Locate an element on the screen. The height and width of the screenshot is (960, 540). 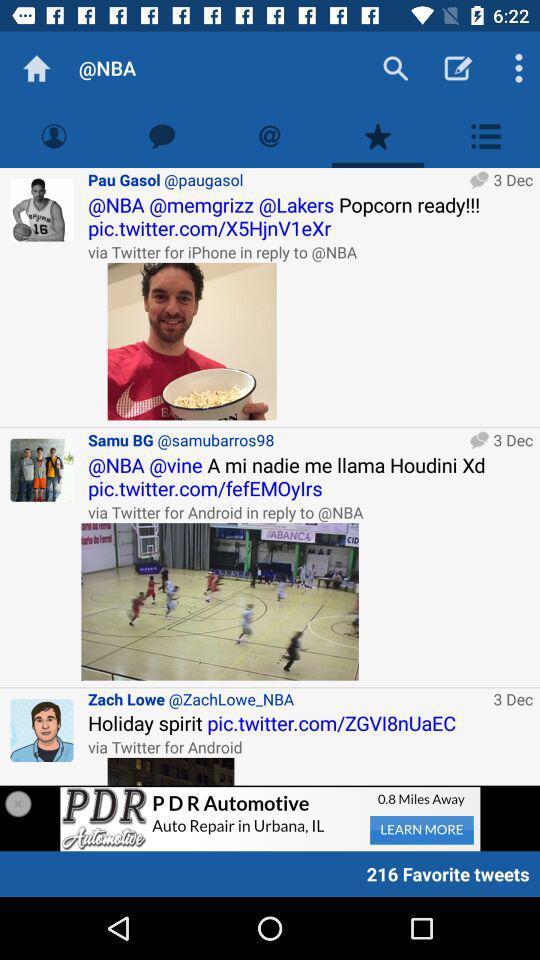
profile picture is located at coordinates (42, 729).